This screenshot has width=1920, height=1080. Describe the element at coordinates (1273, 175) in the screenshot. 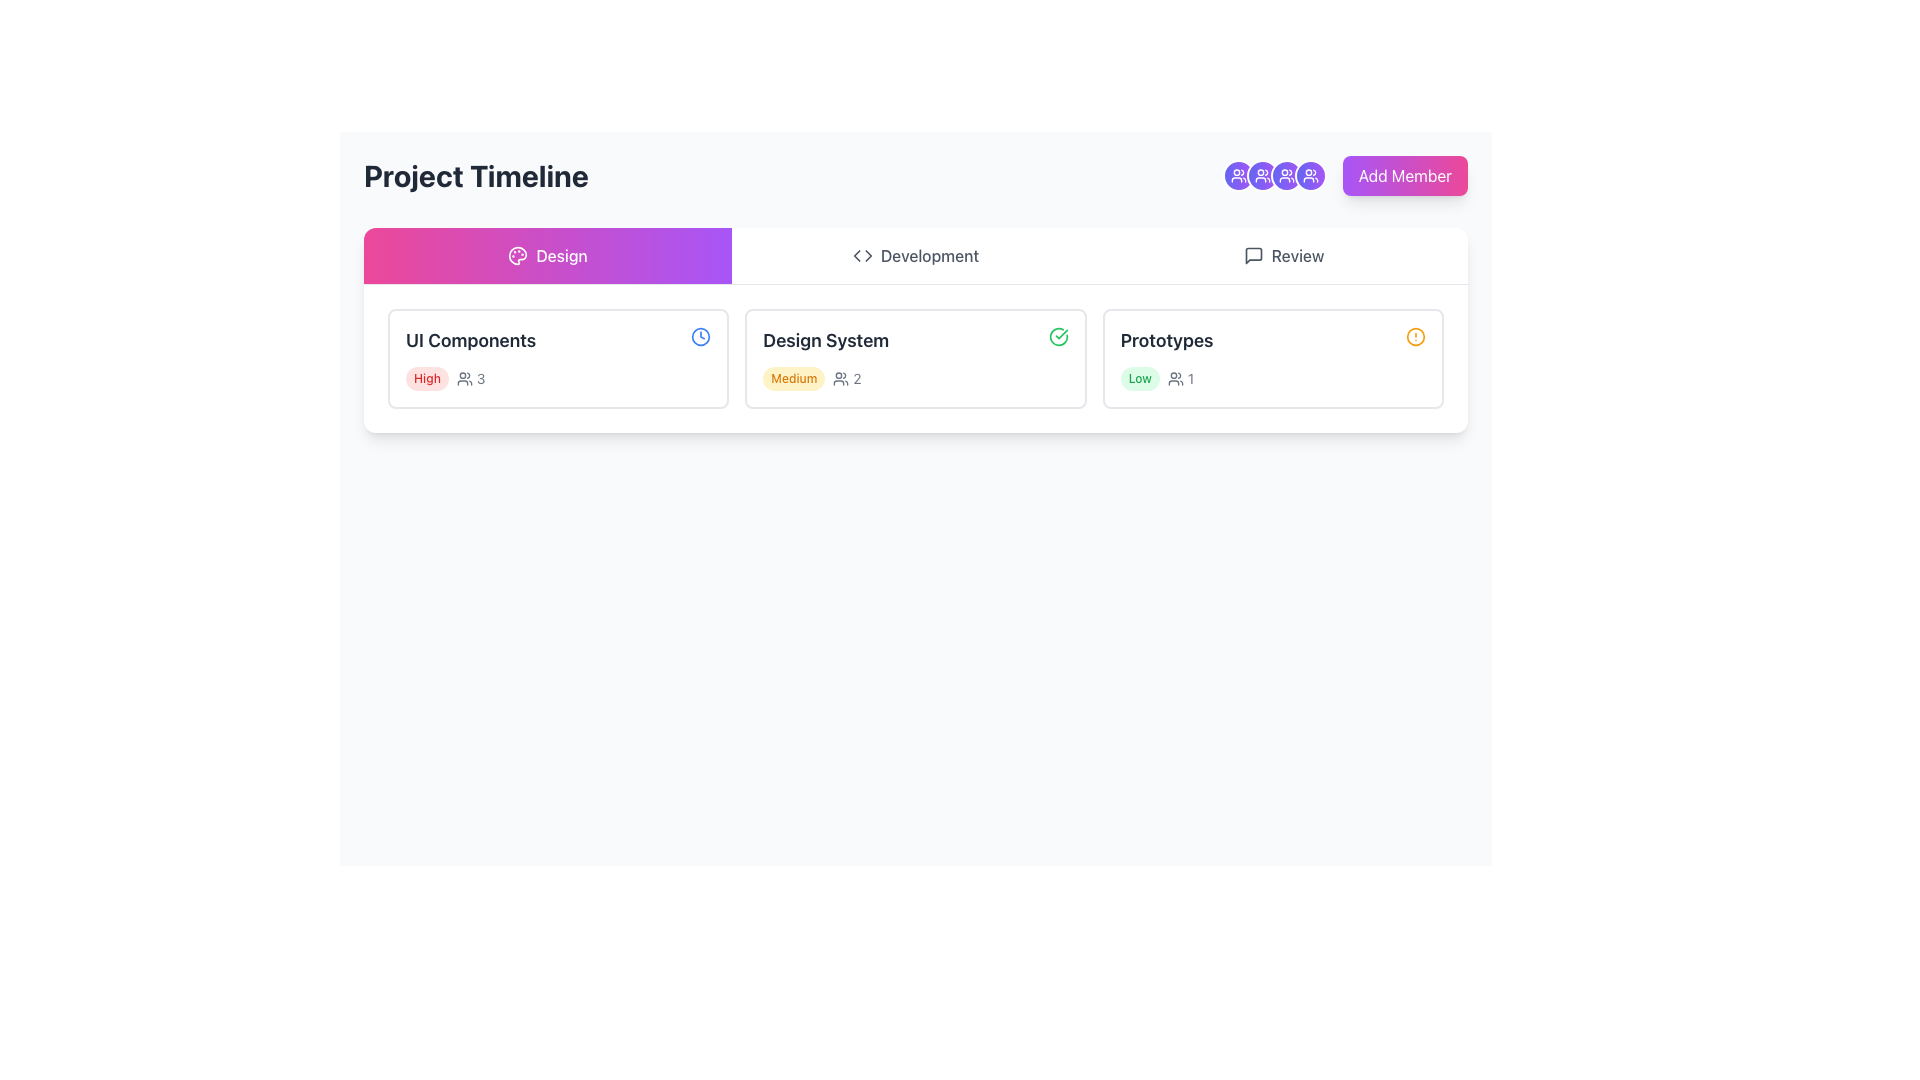

I see `the third circular user icon located at the top-right of the layout, just to the left of the 'Add Member' button` at that location.